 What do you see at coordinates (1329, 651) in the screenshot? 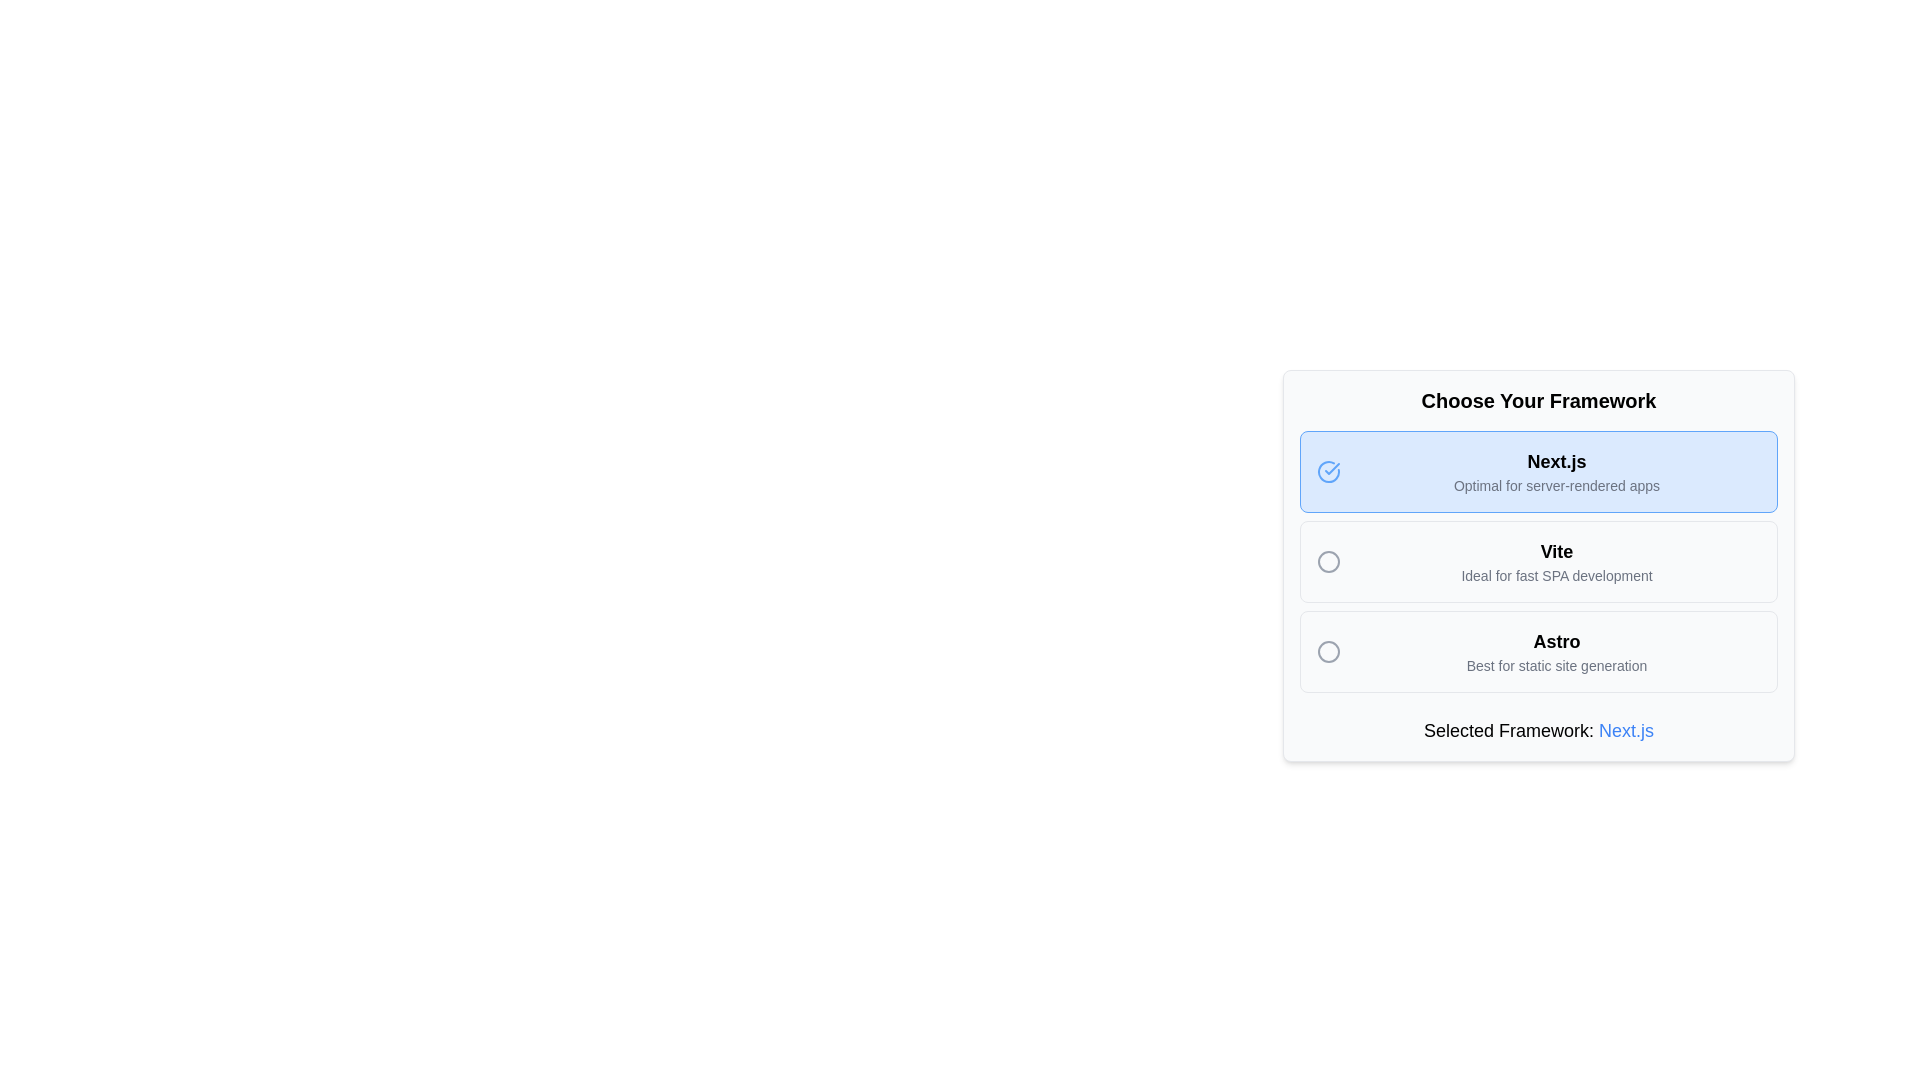
I see `the unselected circular icon with a gray border for the 'Astro' framework located at the bottom of the 'Choose Your Framework' card` at bounding box center [1329, 651].